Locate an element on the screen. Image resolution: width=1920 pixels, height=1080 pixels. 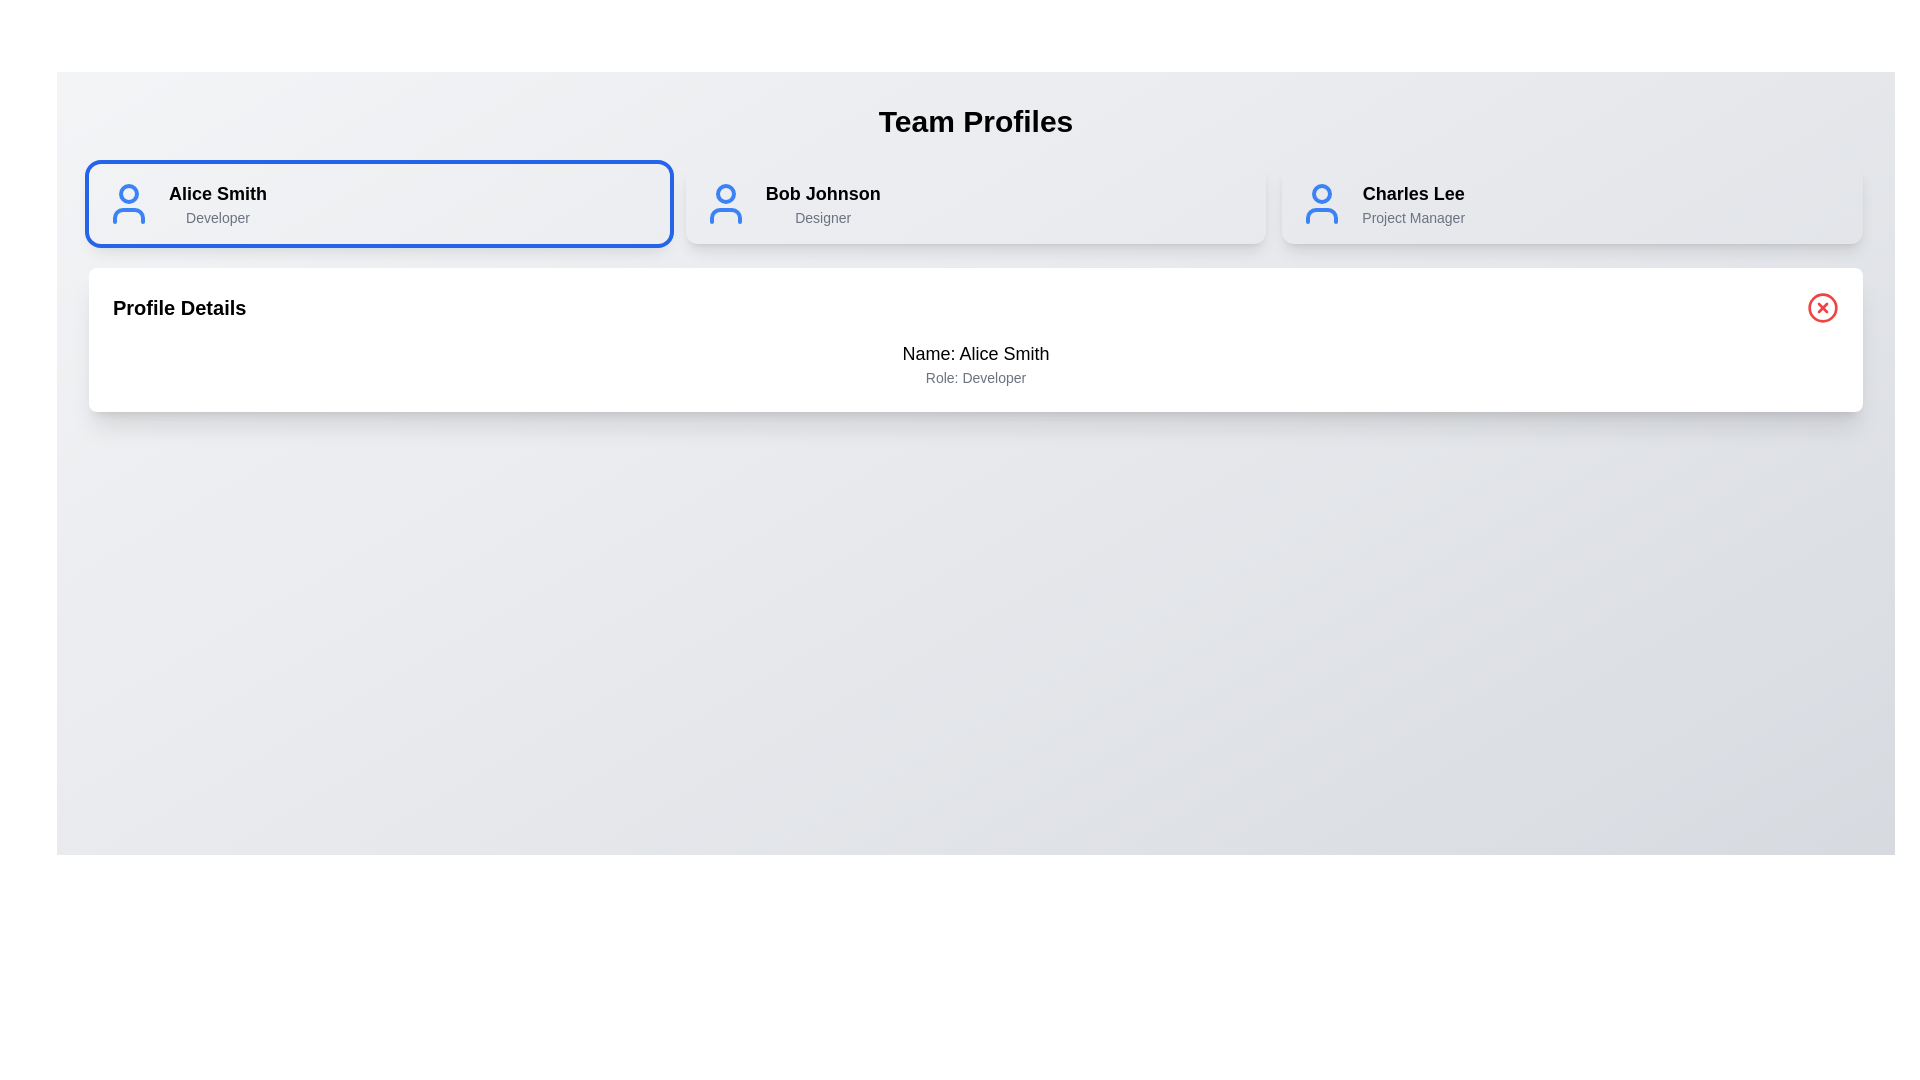
text label displaying 'Name: Alice Smith' which is positioned below 'Profile Details' and above 'Role: Developer' is located at coordinates (975, 353).